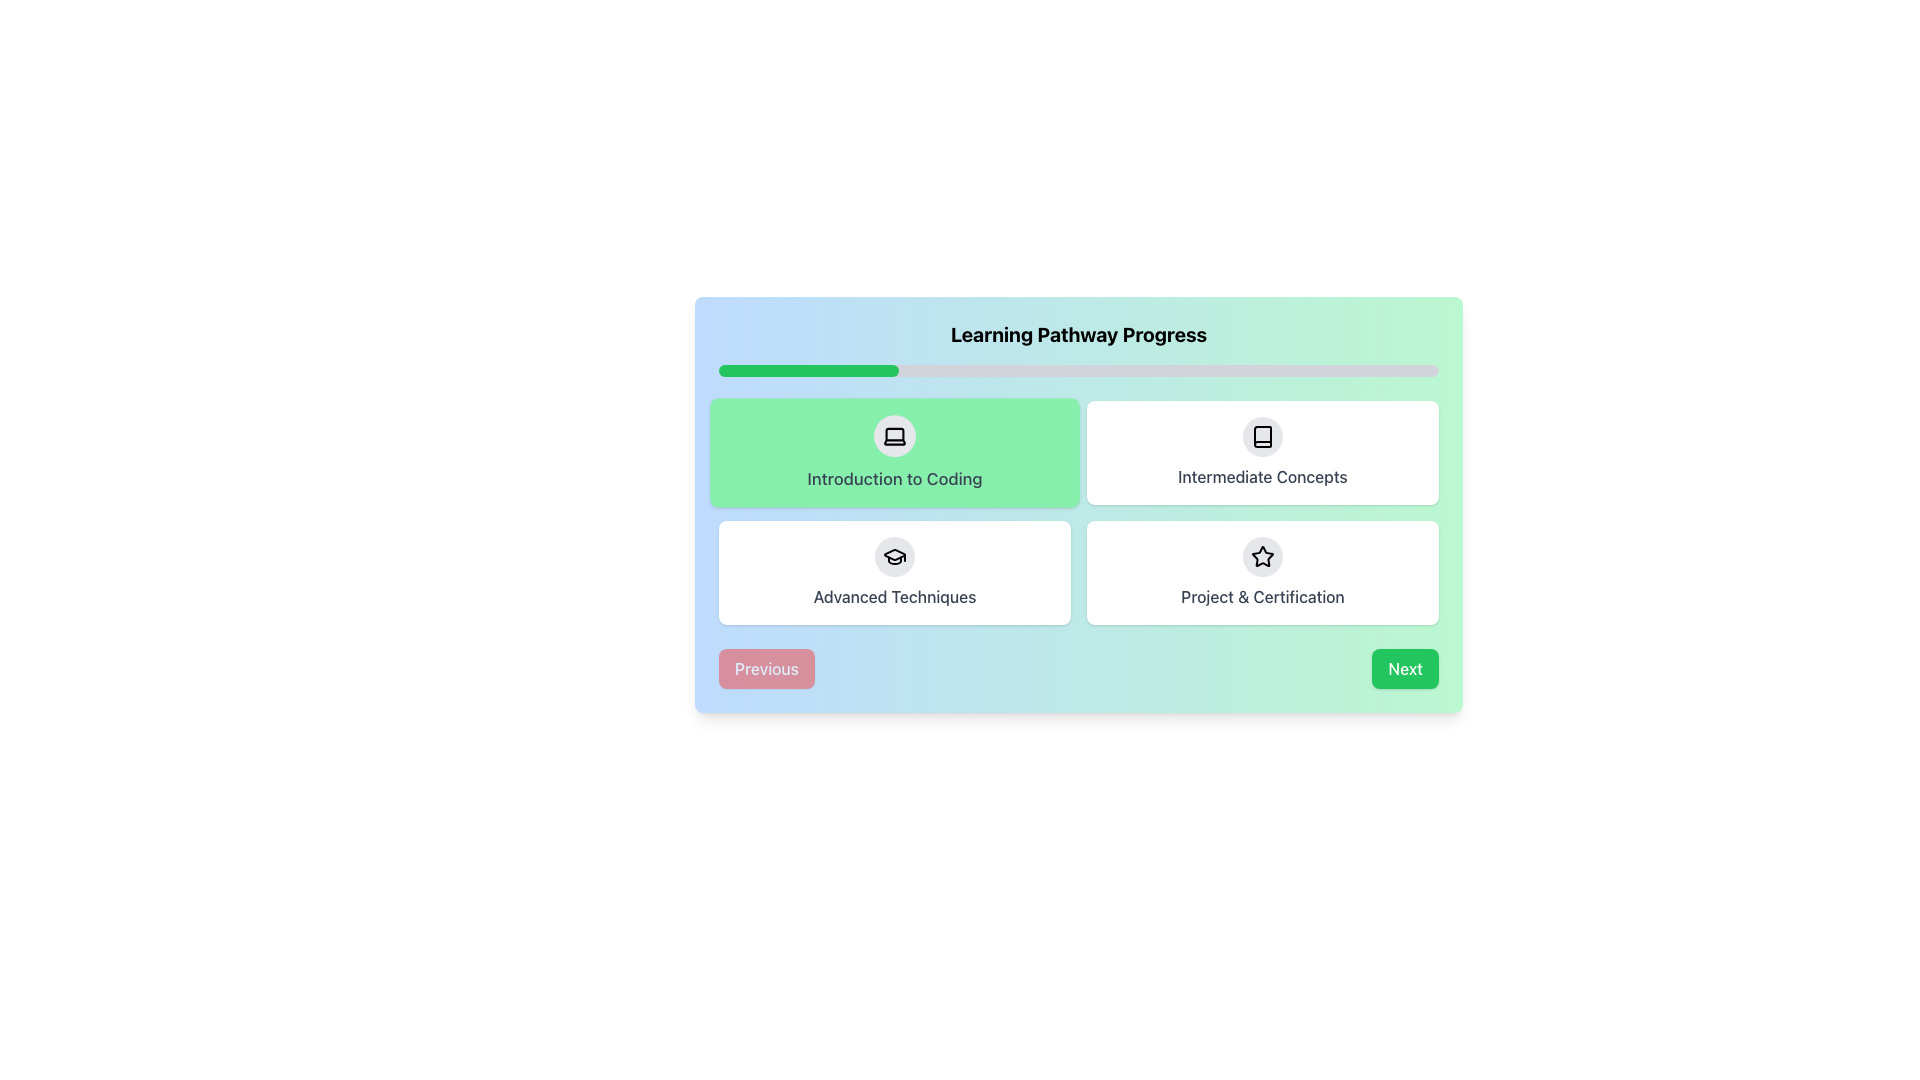 This screenshot has height=1080, width=1920. I want to click on the star-shaped icon within the light gray circular background, located in the bottom-right quadrant of the interface, representing the 'Project & Certification' section, so click(1261, 556).